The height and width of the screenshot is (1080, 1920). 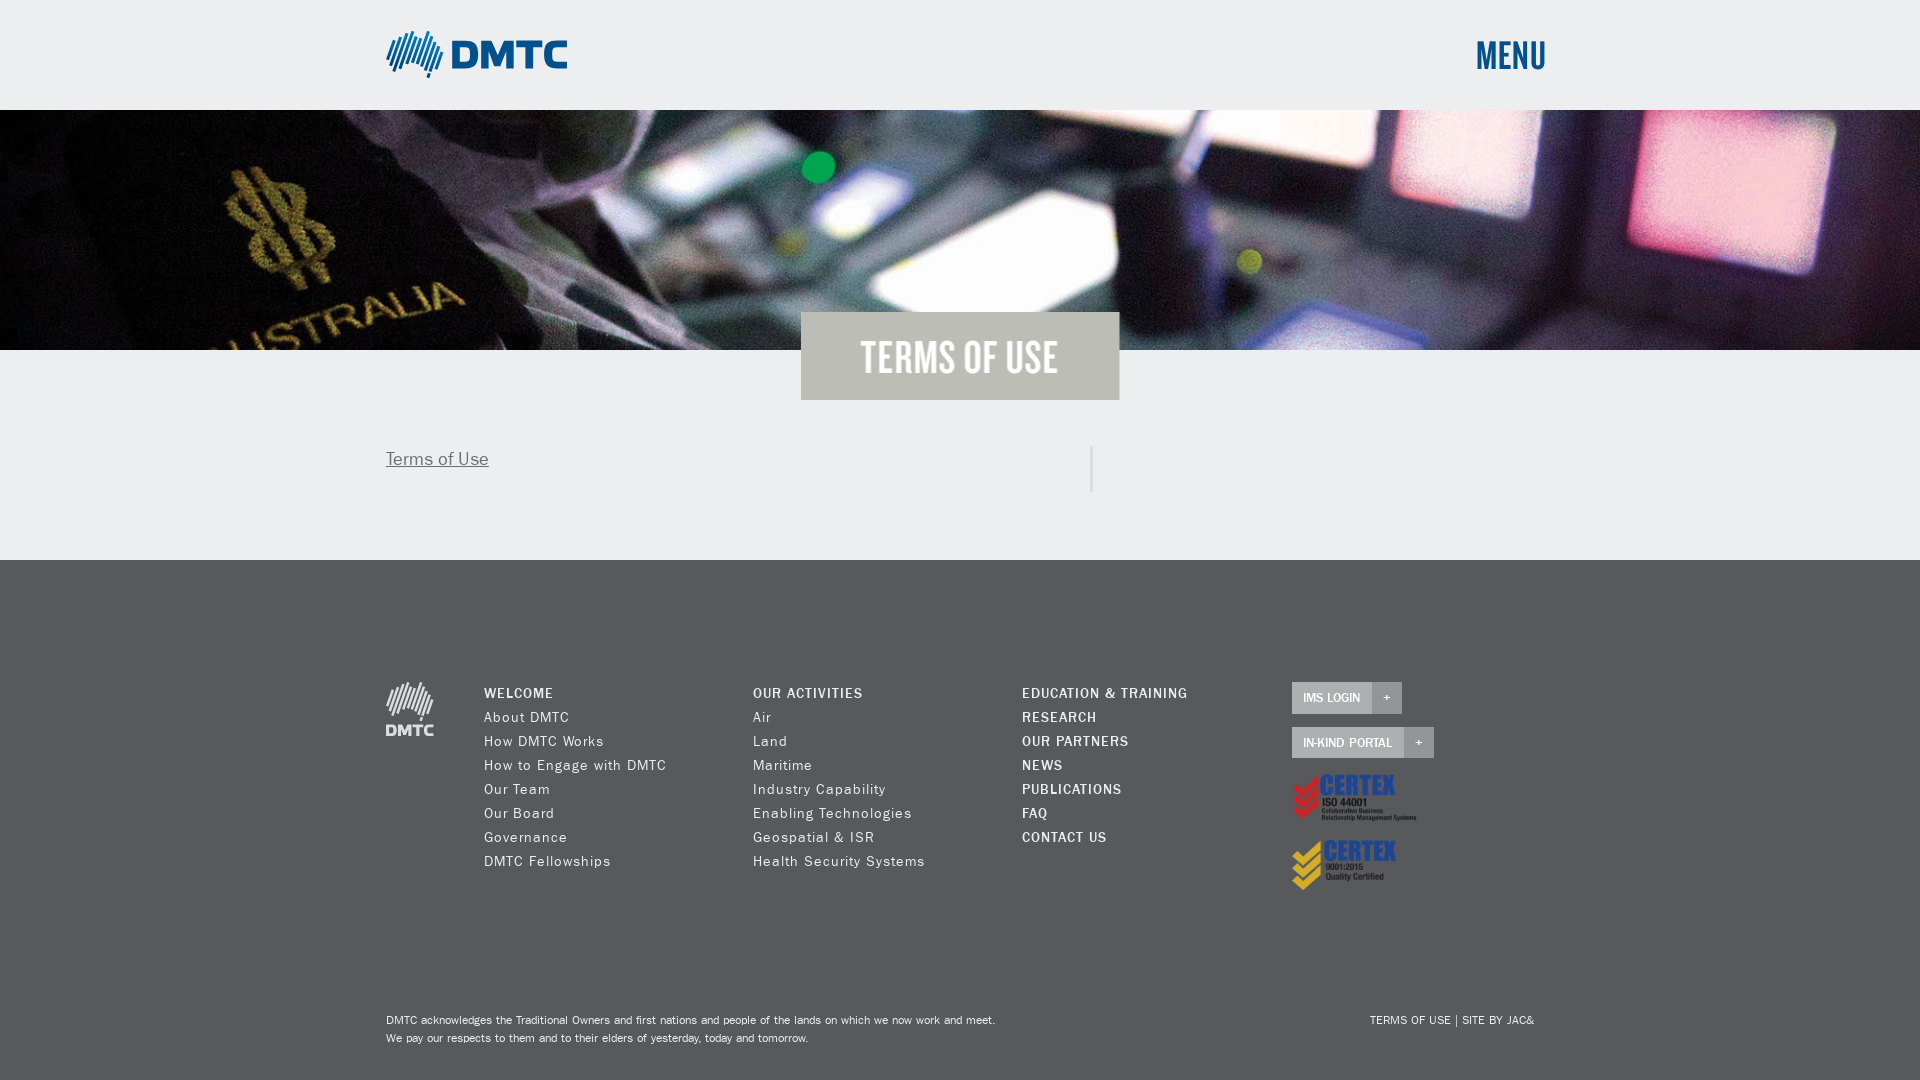 I want to click on 'Terms of Use', so click(x=436, y=459).